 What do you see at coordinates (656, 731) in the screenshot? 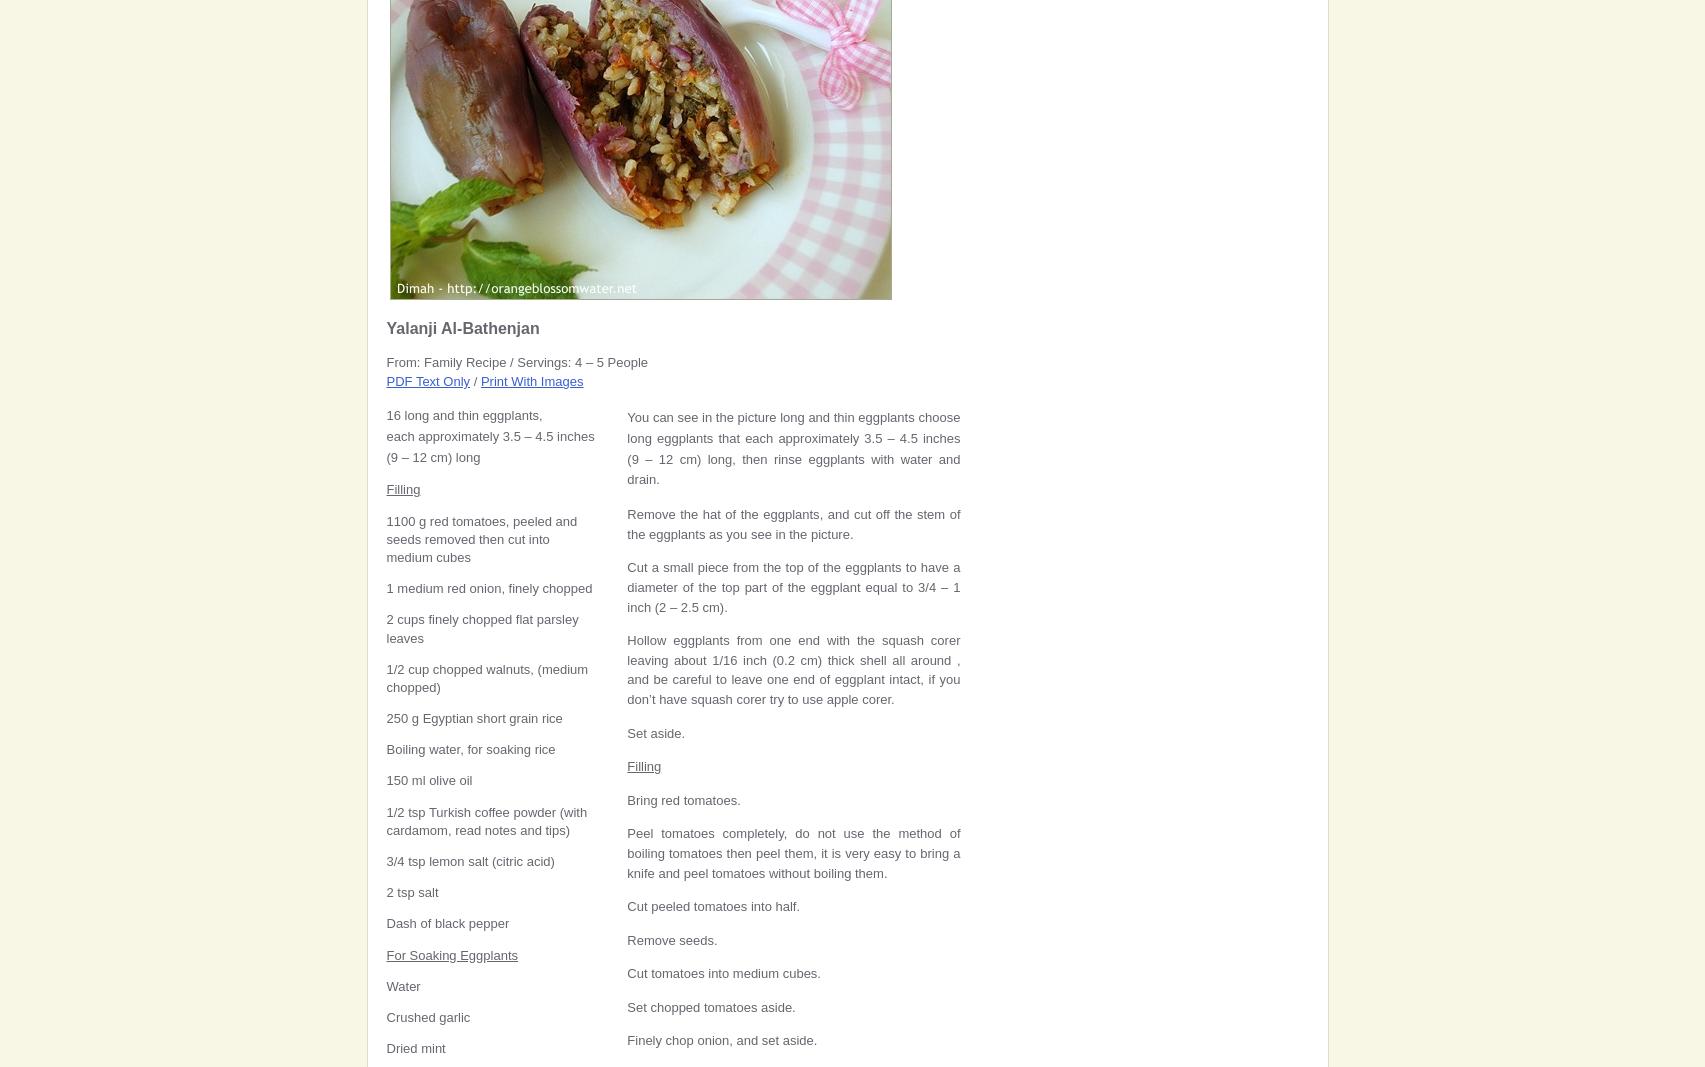
I see `'Set aside.'` at bounding box center [656, 731].